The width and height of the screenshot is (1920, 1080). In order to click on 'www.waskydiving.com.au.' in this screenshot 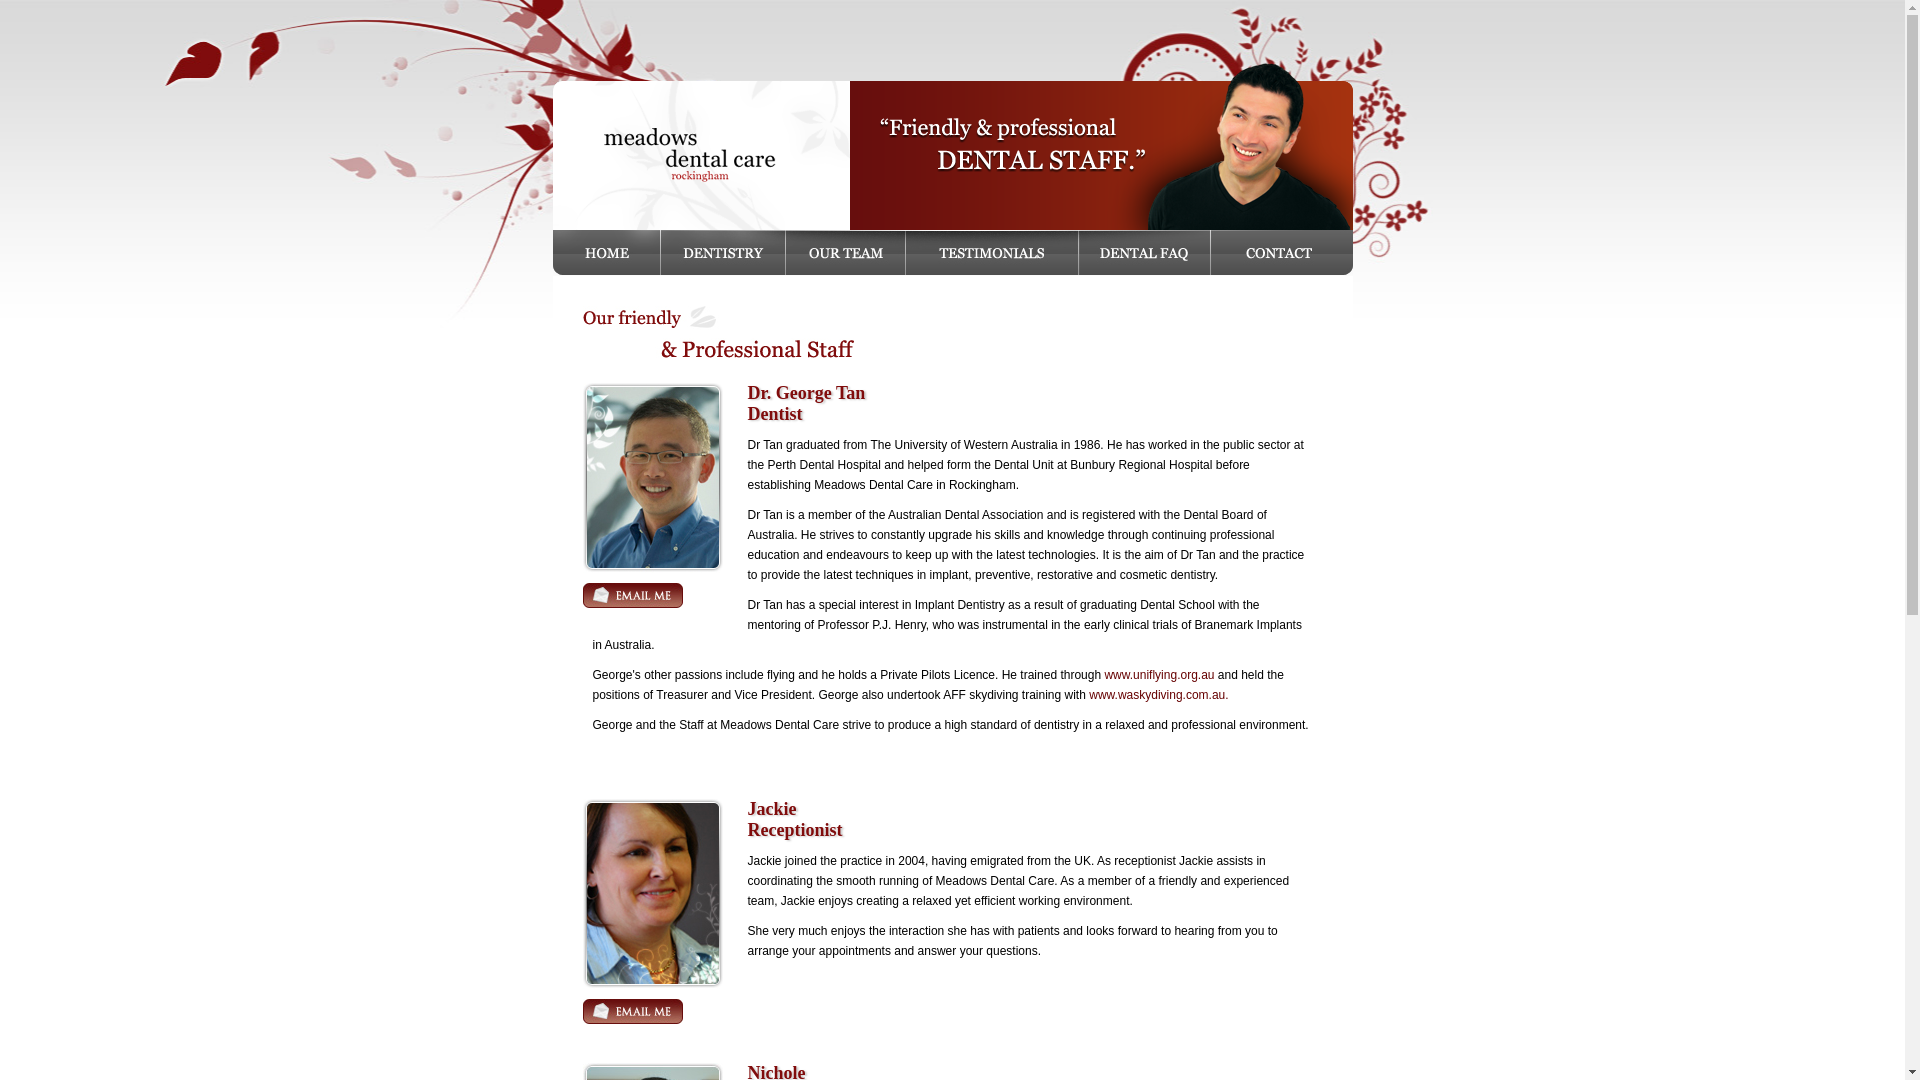, I will do `click(1158, 693)`.